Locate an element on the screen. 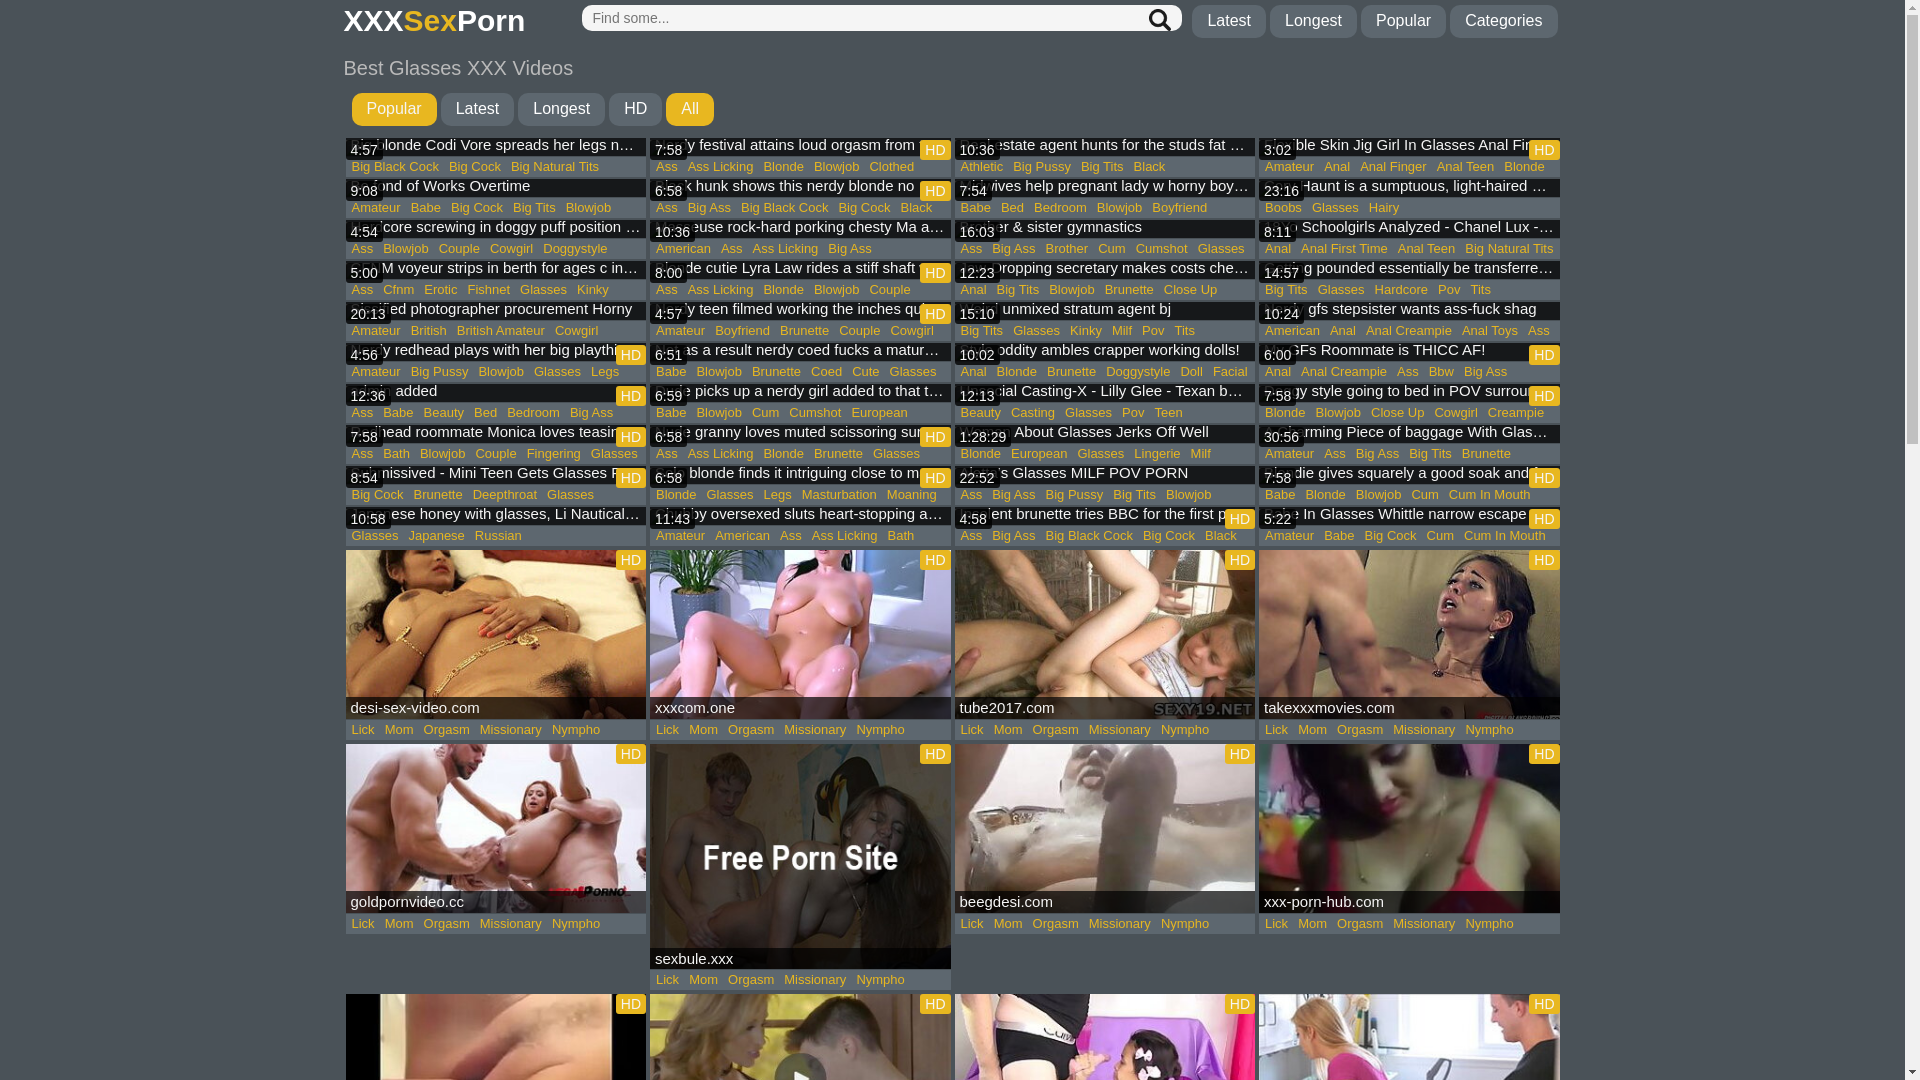 The width and height of the screenshot is (1920, 1080). 'European' is located at coordinates (878, 411).